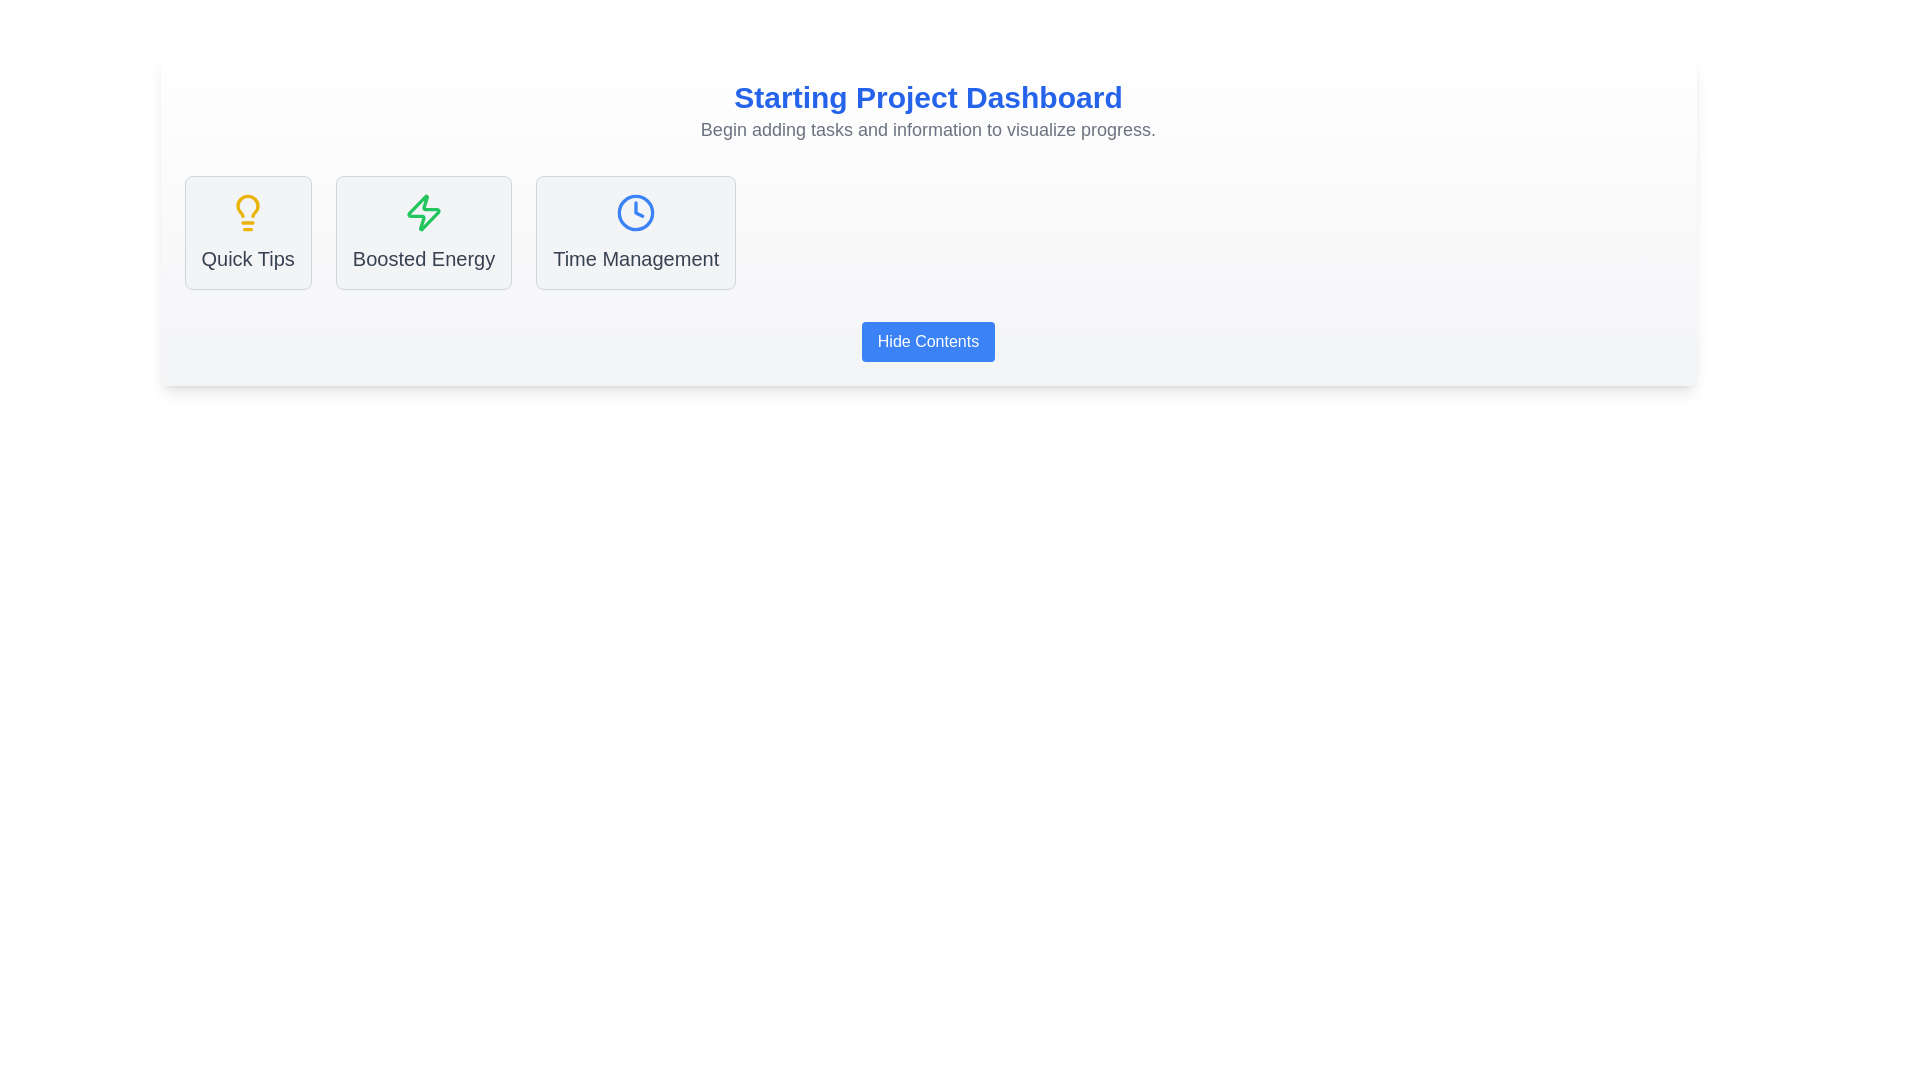 The image size is (1920, 1080). Describe the element at coordinates (422, 212) in the screenshot. I see `the green lightning bolt icon located in the second group of feature cards, positioned above the 'Boosted Energy' text` at that location.